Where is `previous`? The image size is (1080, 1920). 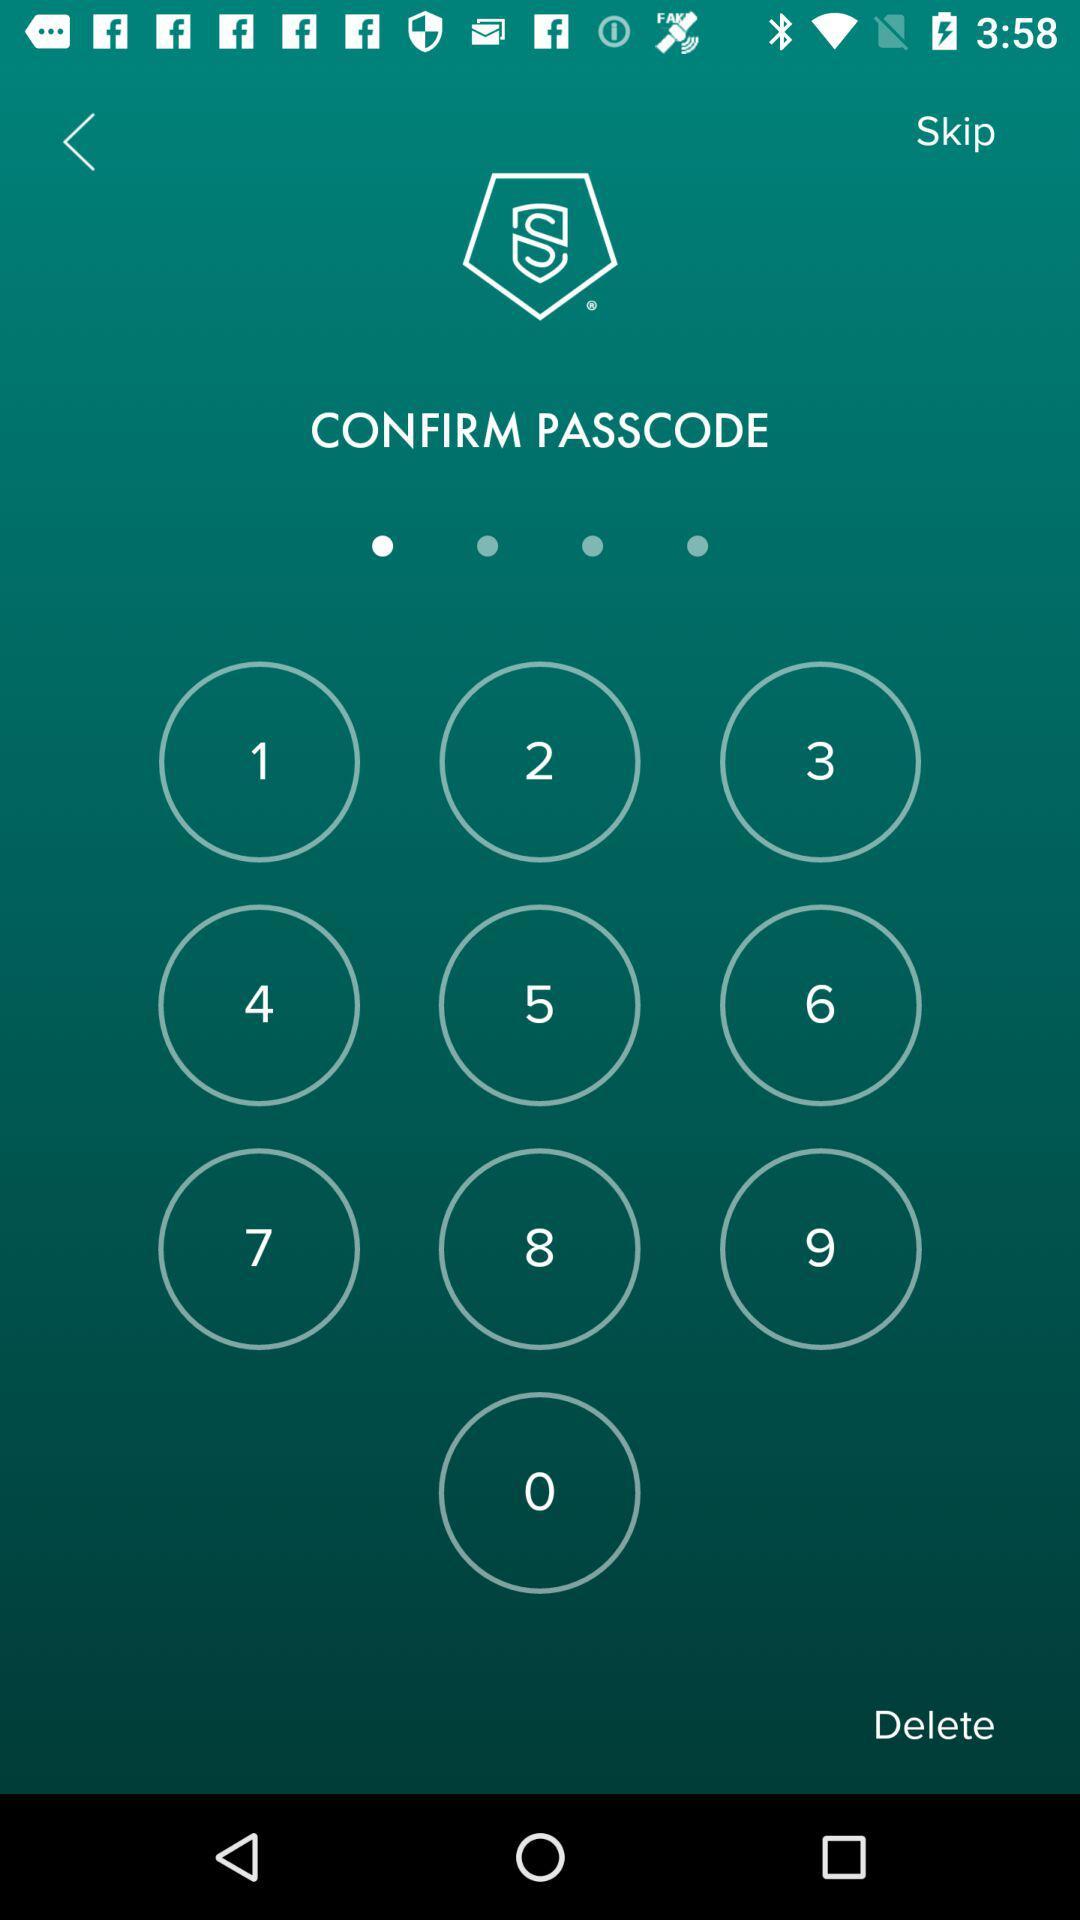
previous is located at coordinates (77, 140).